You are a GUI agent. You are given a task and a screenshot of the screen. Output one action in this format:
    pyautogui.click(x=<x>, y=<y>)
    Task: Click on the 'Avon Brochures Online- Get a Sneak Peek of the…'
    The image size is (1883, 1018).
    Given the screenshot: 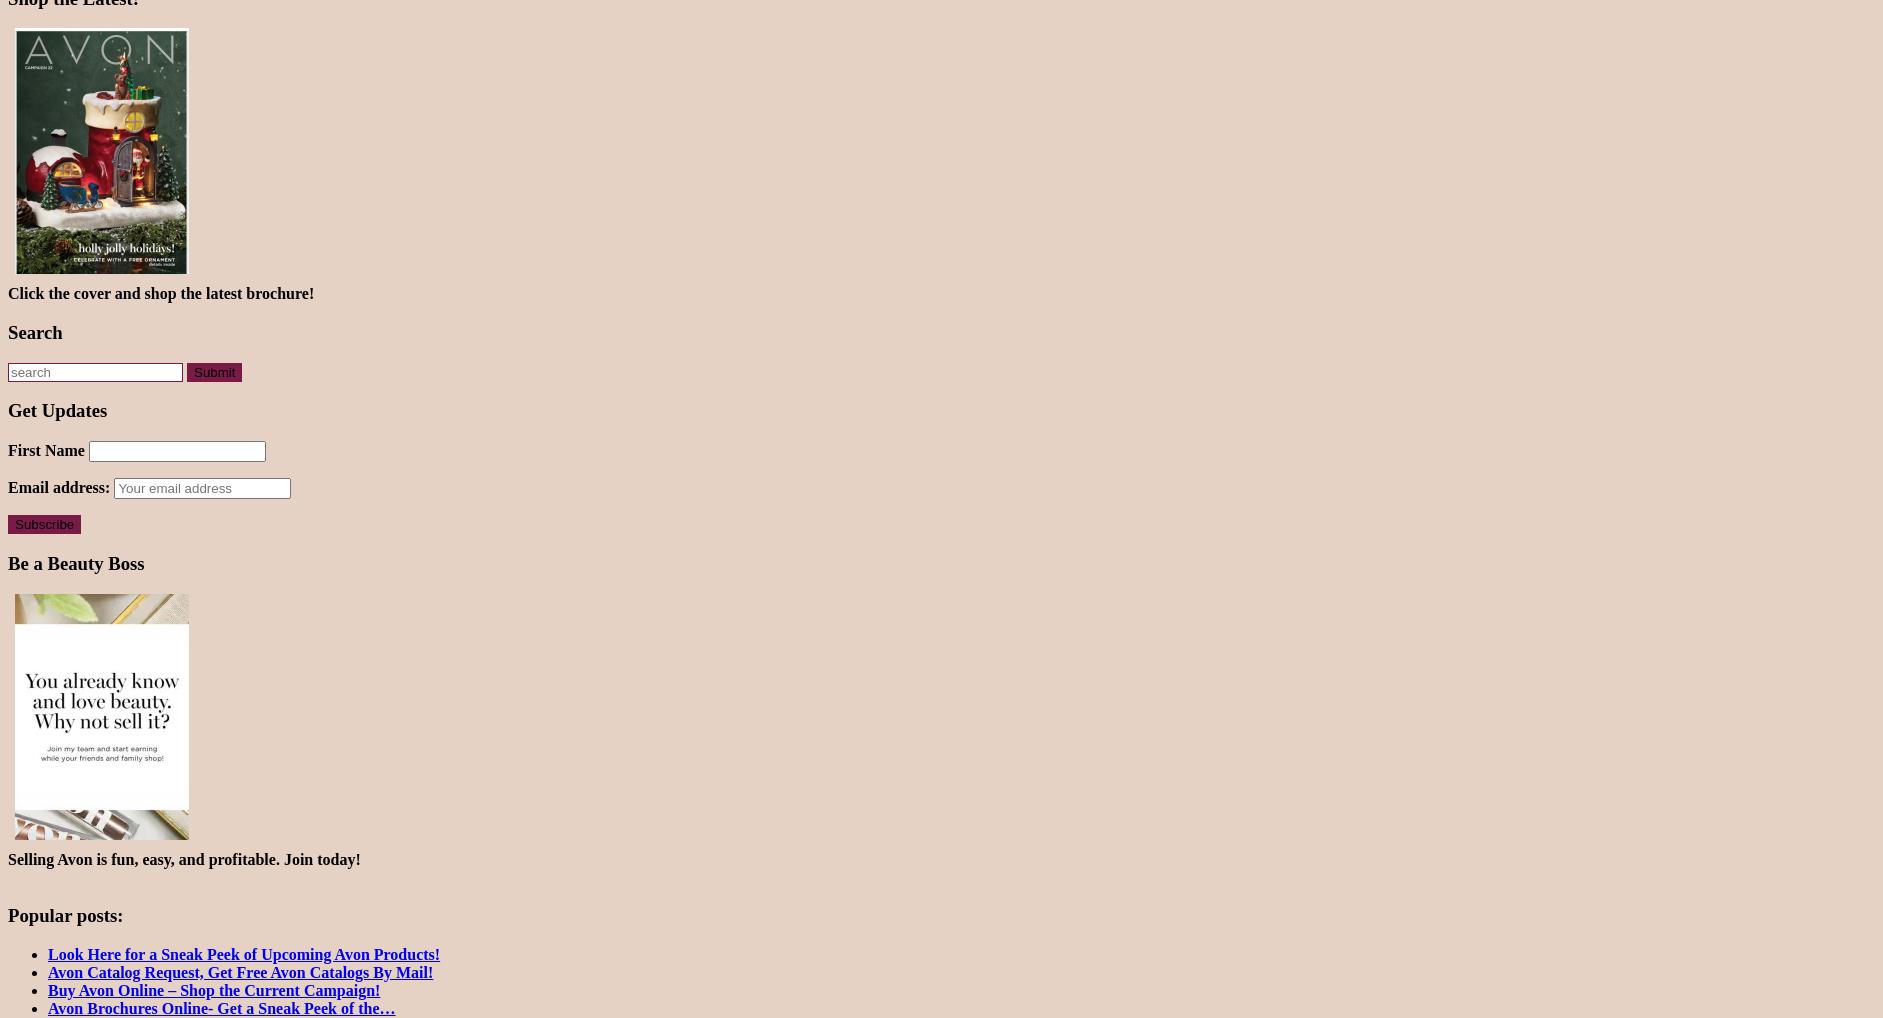 What is the action you would take?
    pyautogui.click(x=221, y=1008)
    